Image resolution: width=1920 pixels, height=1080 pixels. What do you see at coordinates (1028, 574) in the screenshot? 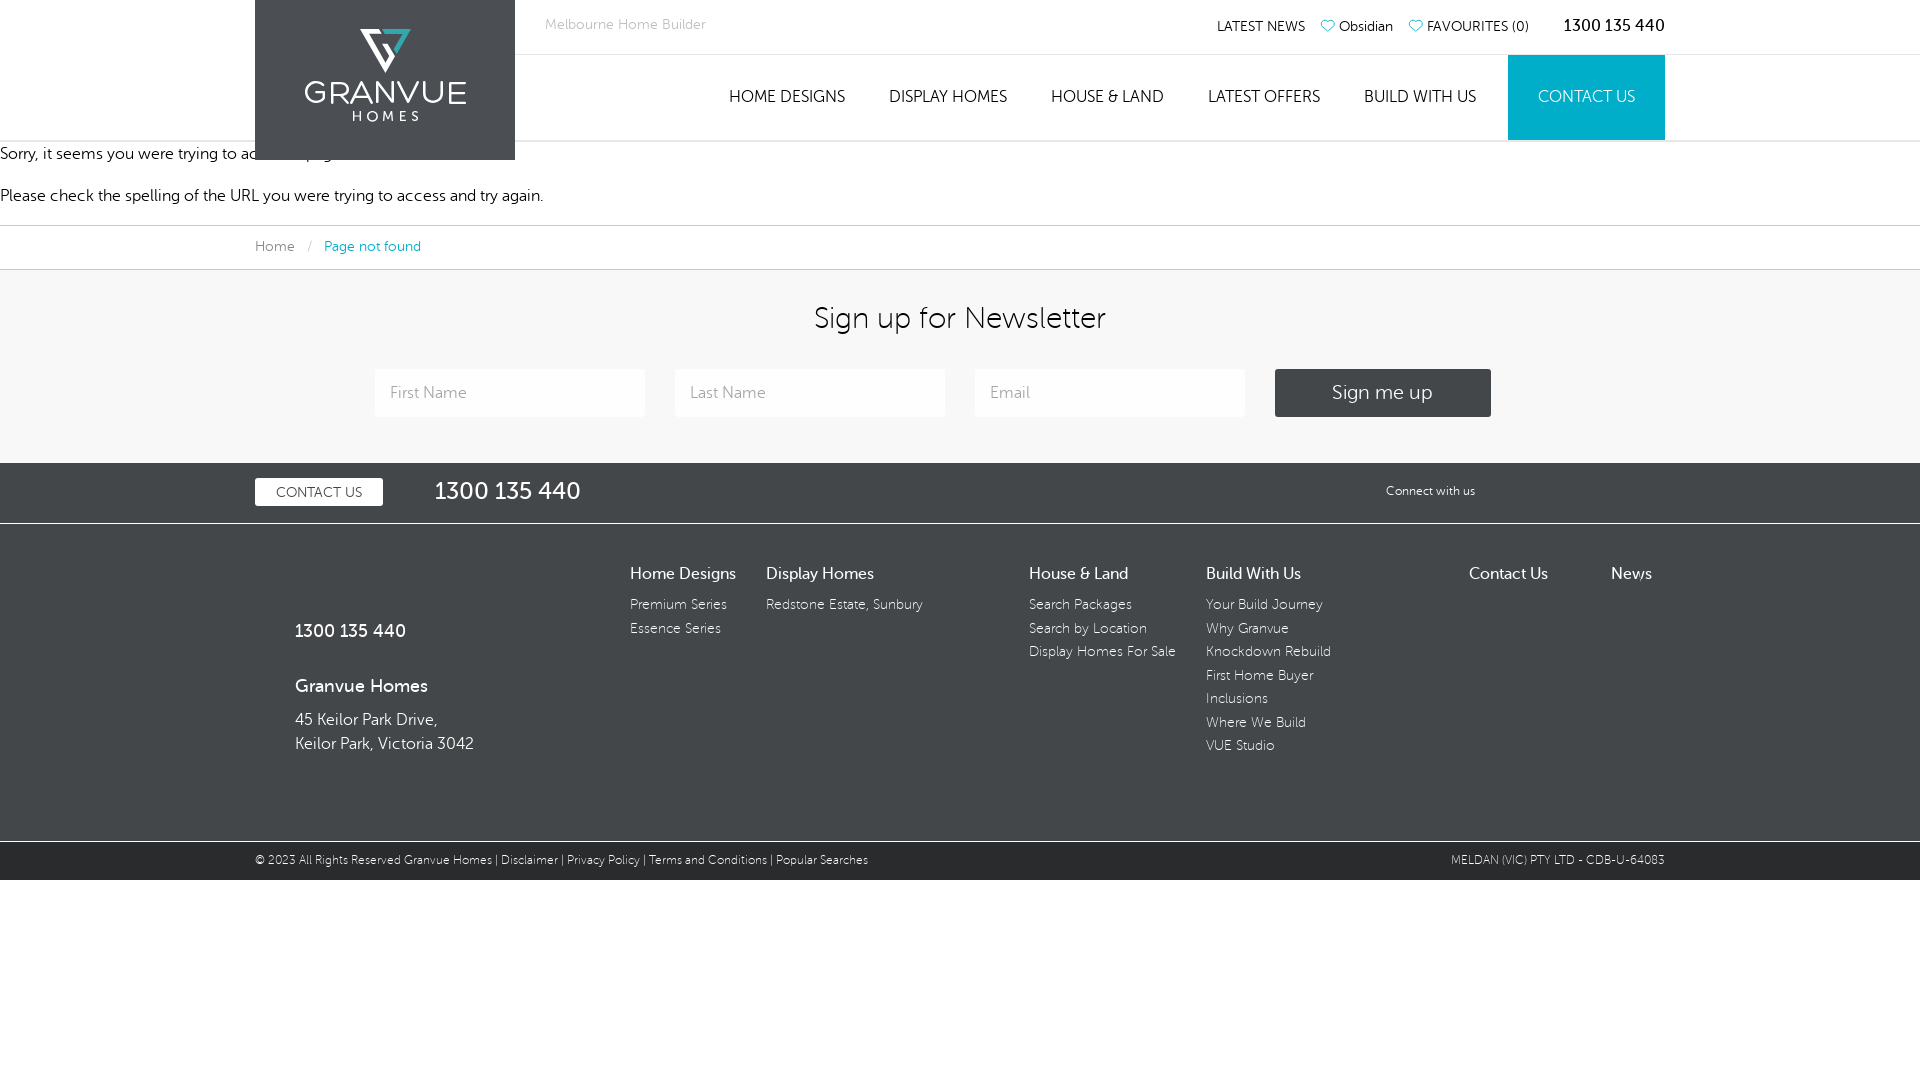
I see `'House & Land'` at bounding box center [1028, 574].